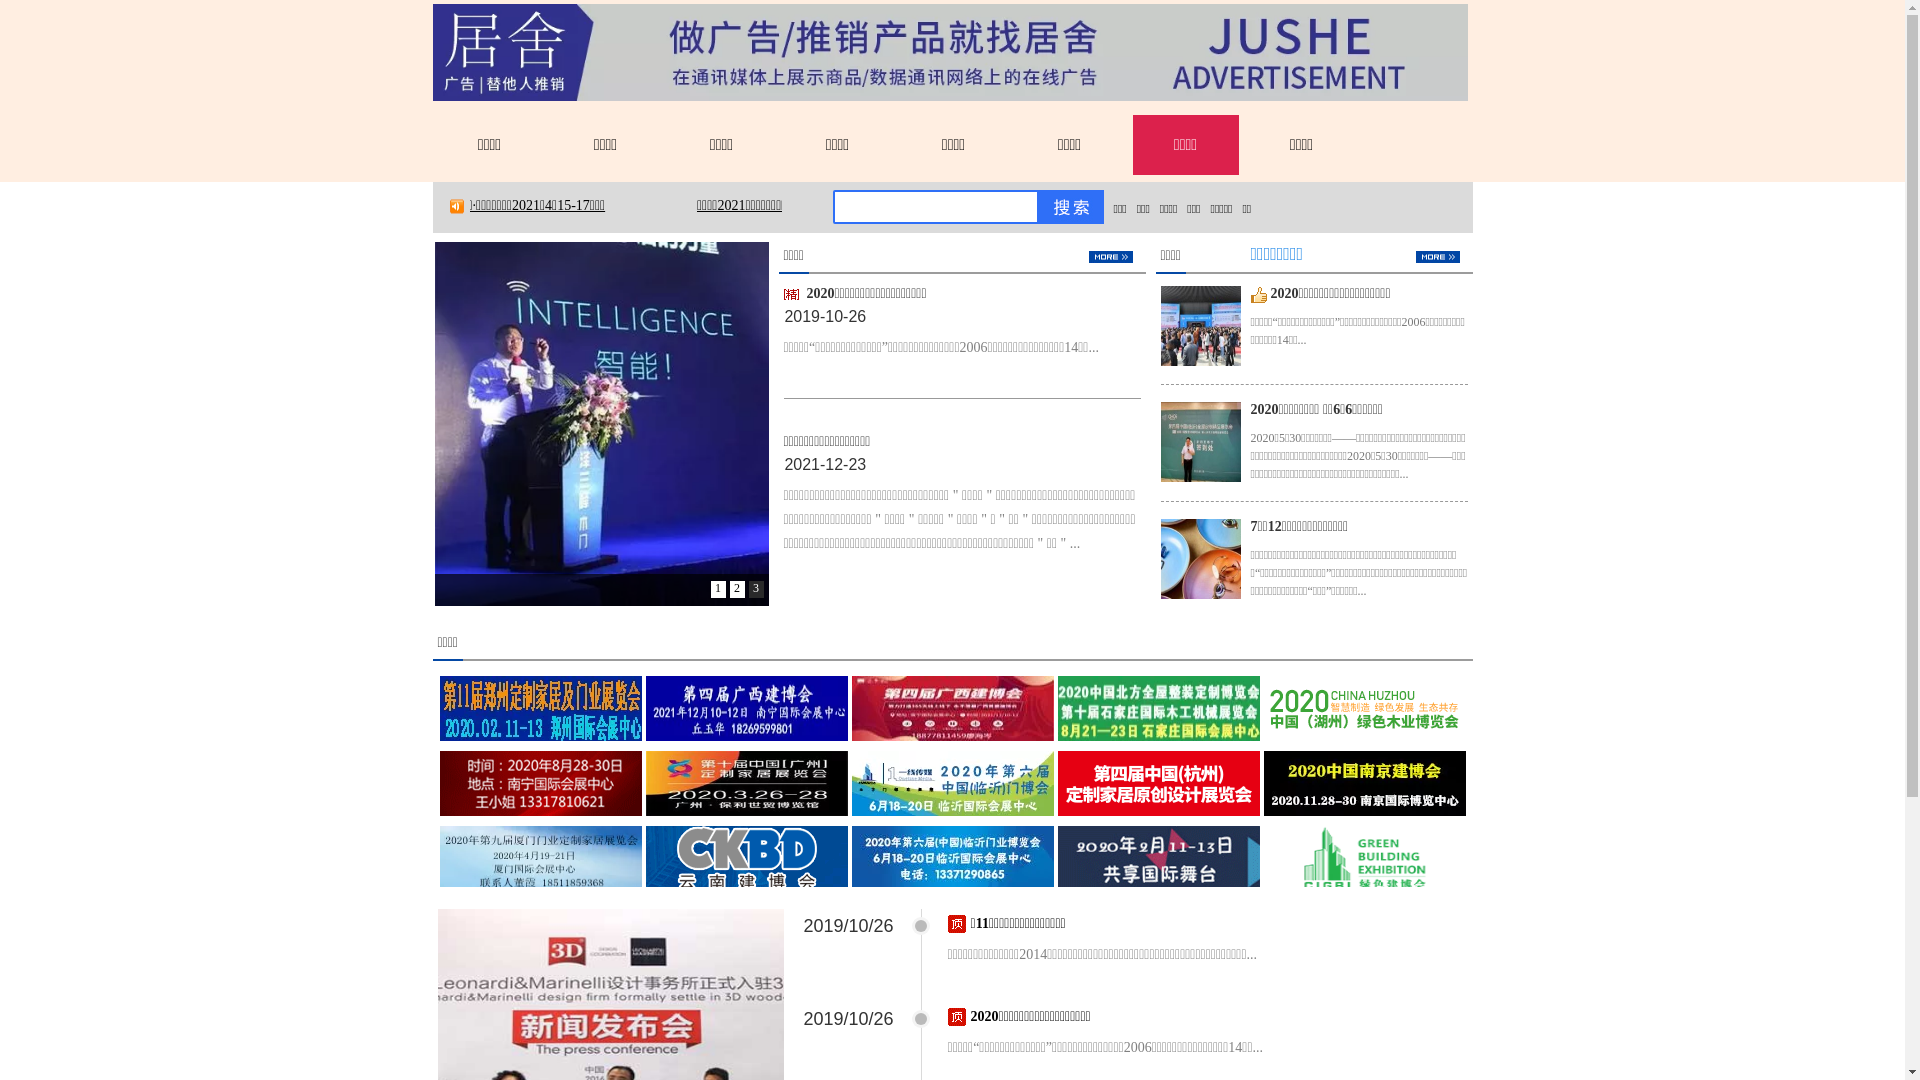  I want to click on '2019/10/26', so click(849, 925).